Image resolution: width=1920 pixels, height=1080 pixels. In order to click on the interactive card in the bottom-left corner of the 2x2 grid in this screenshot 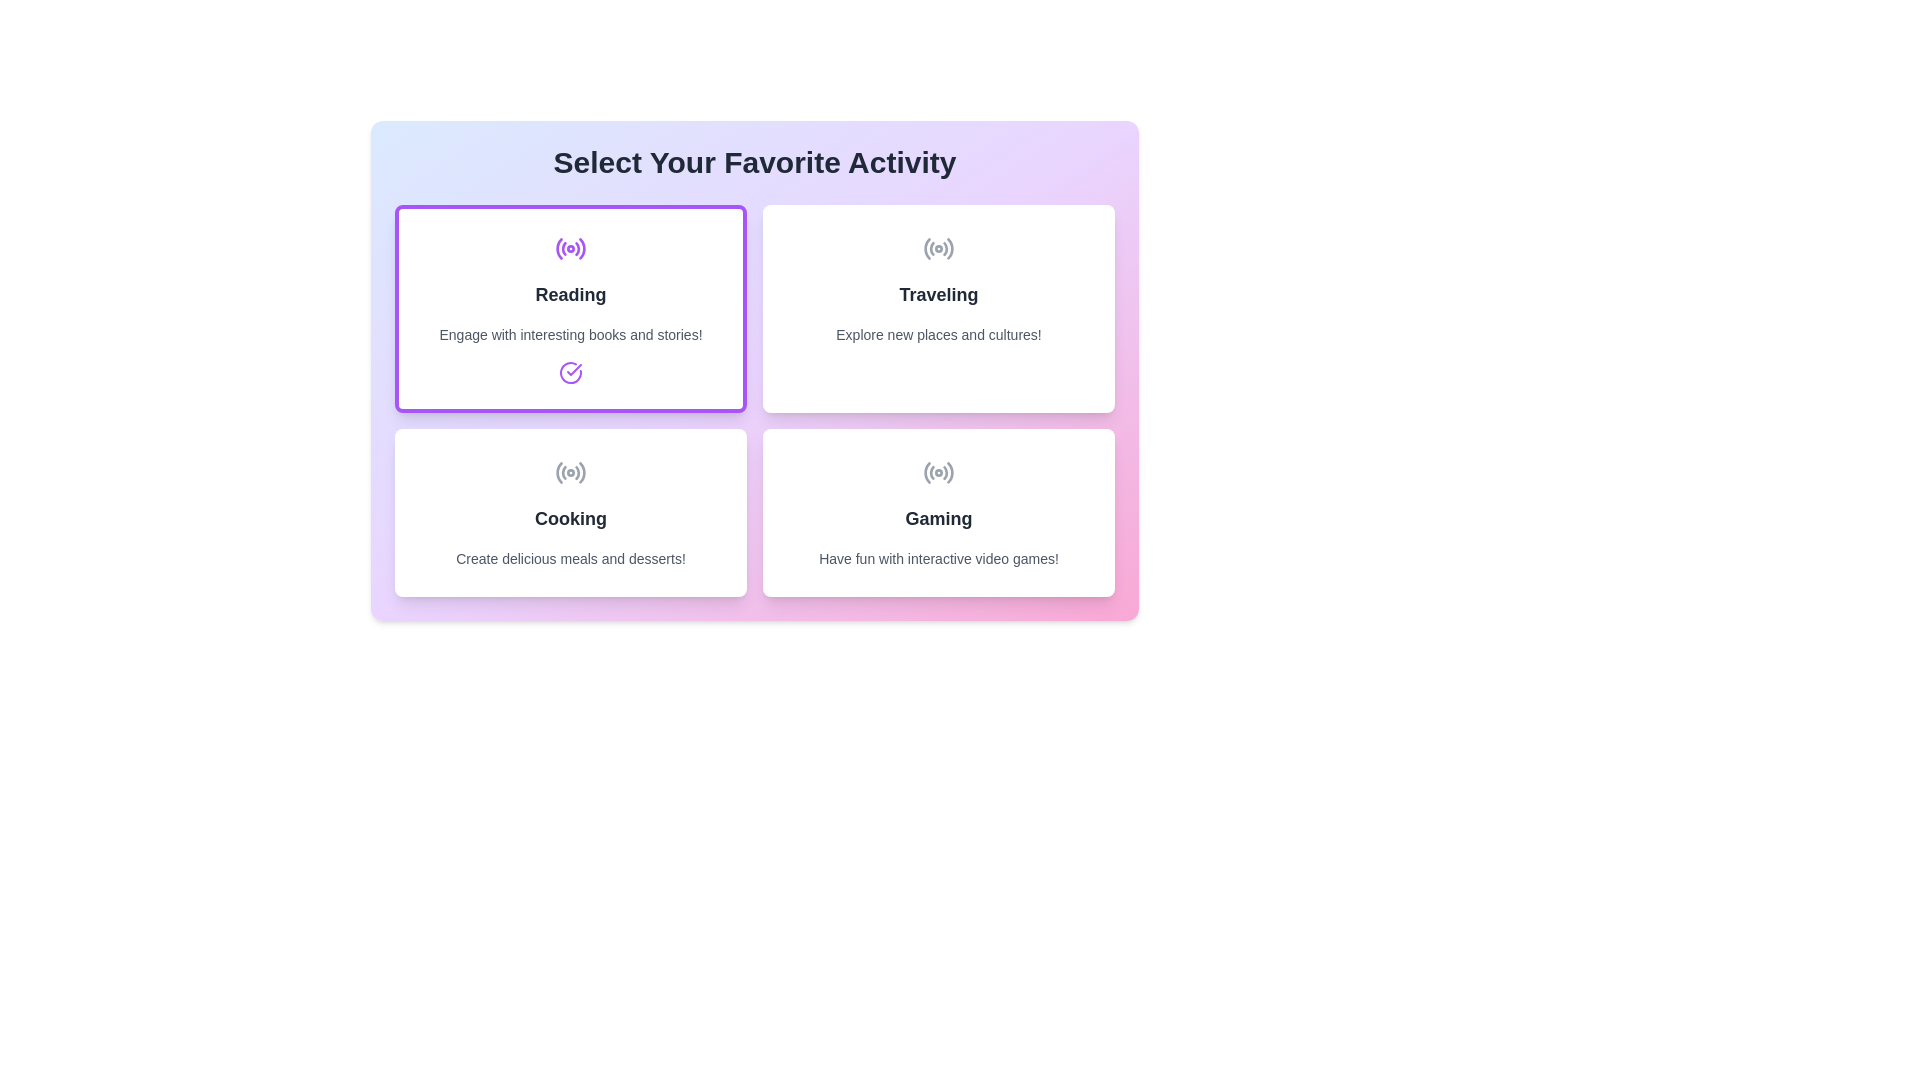, I will do `click(570, 512)`.